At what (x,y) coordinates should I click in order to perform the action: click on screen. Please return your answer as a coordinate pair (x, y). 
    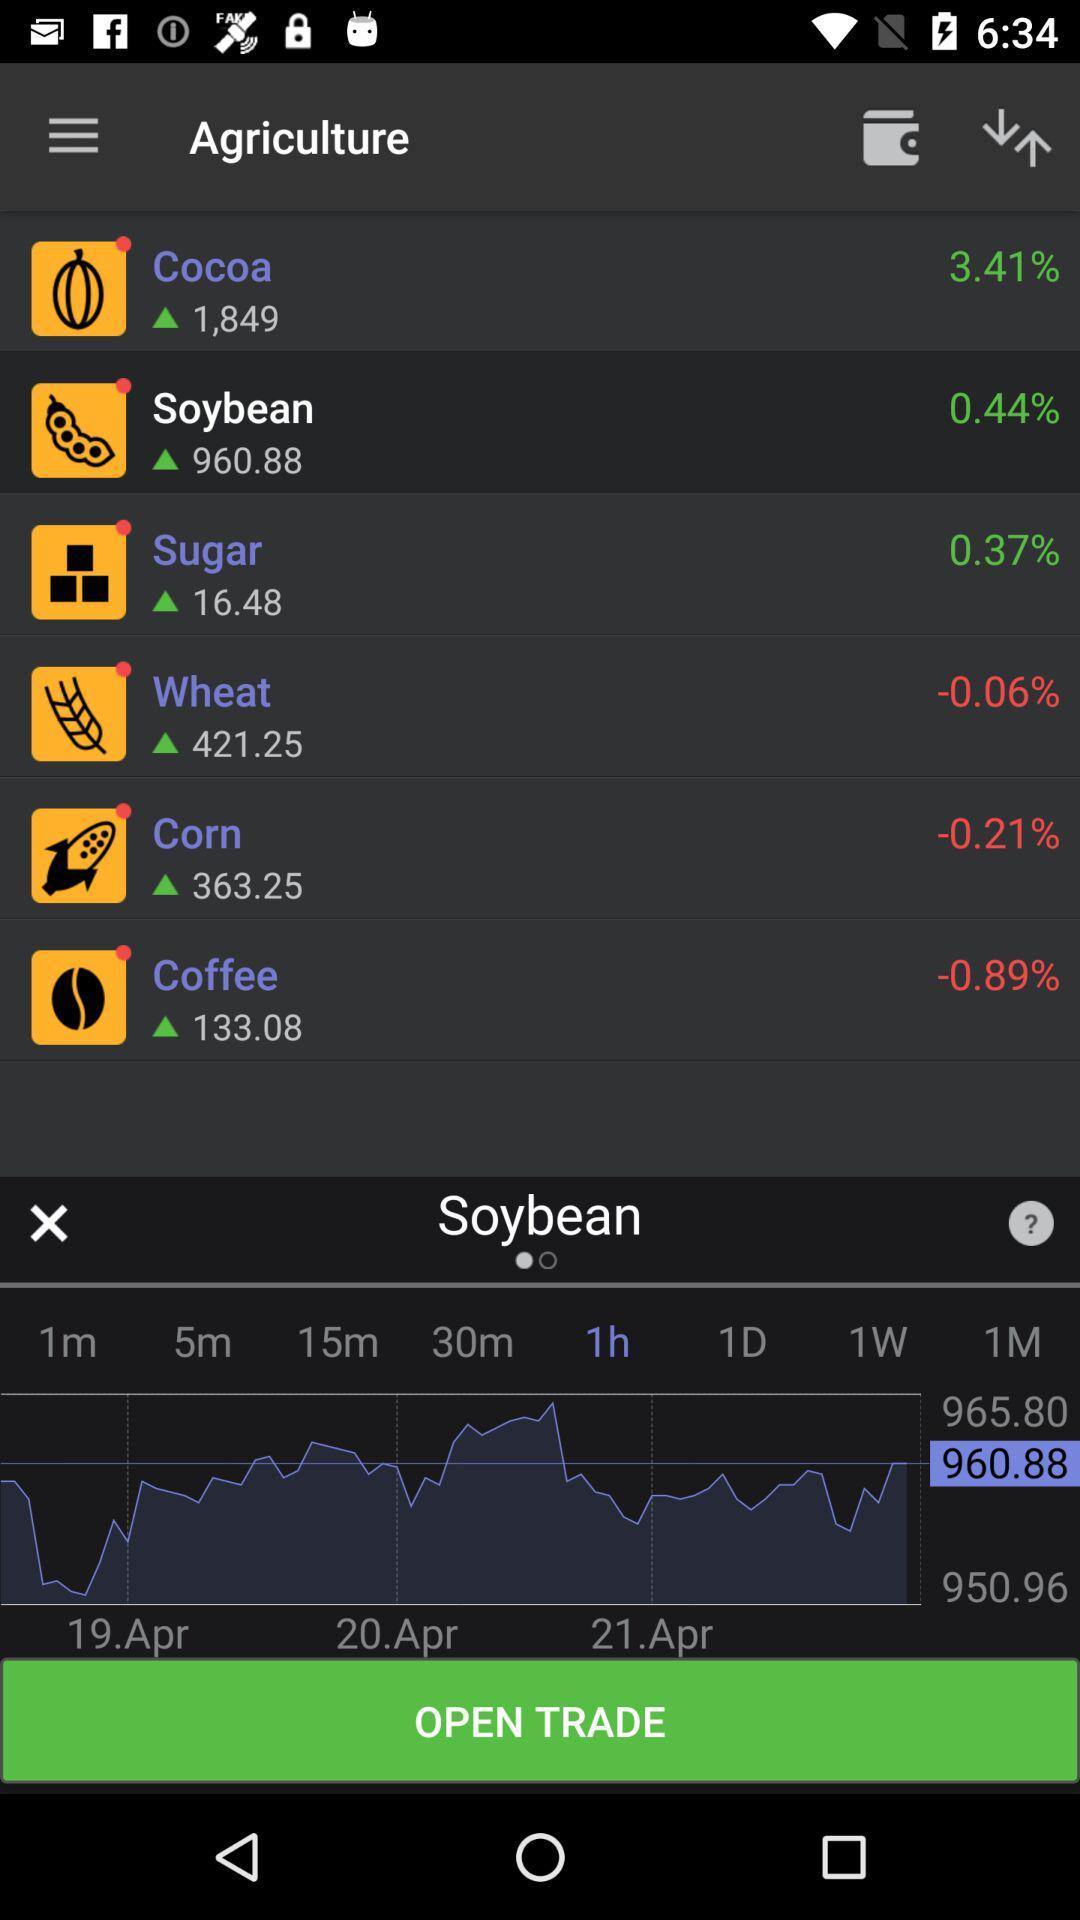
    Looking at the image, I should click on (47, 1222).